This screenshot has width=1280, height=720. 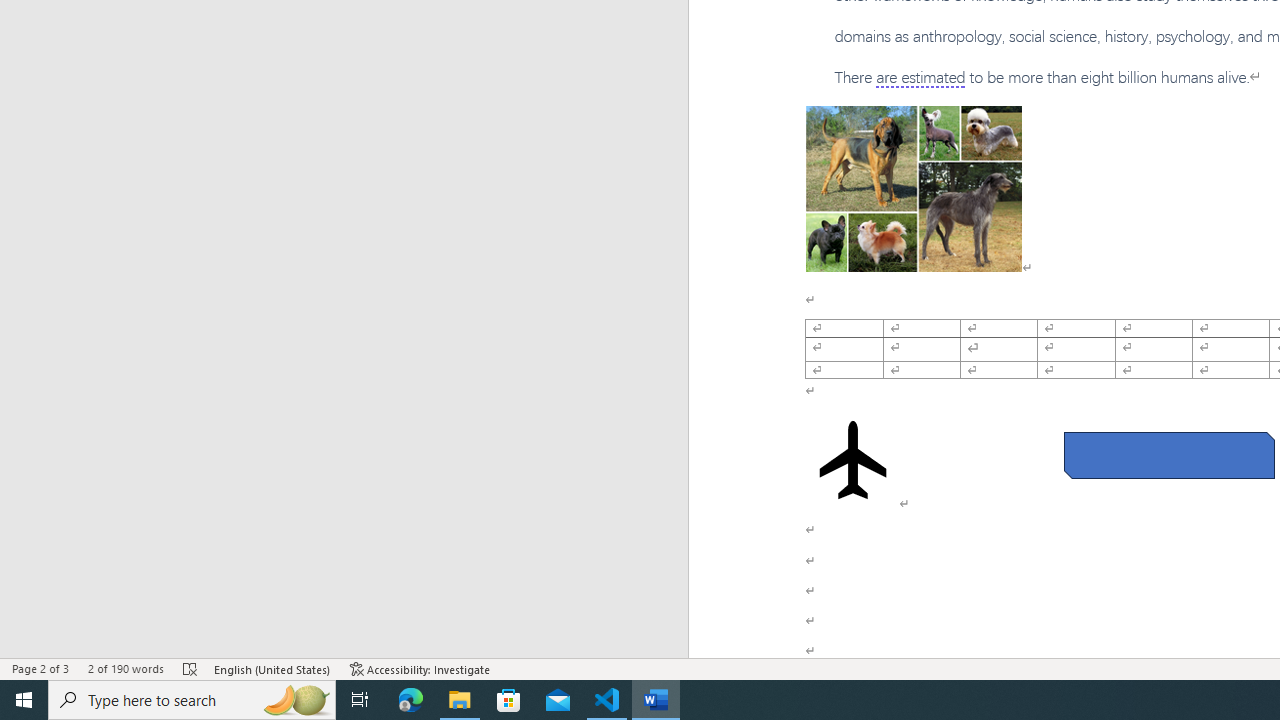 I want to click on 'Airplane with solid fill', so click(x=853, y=460).